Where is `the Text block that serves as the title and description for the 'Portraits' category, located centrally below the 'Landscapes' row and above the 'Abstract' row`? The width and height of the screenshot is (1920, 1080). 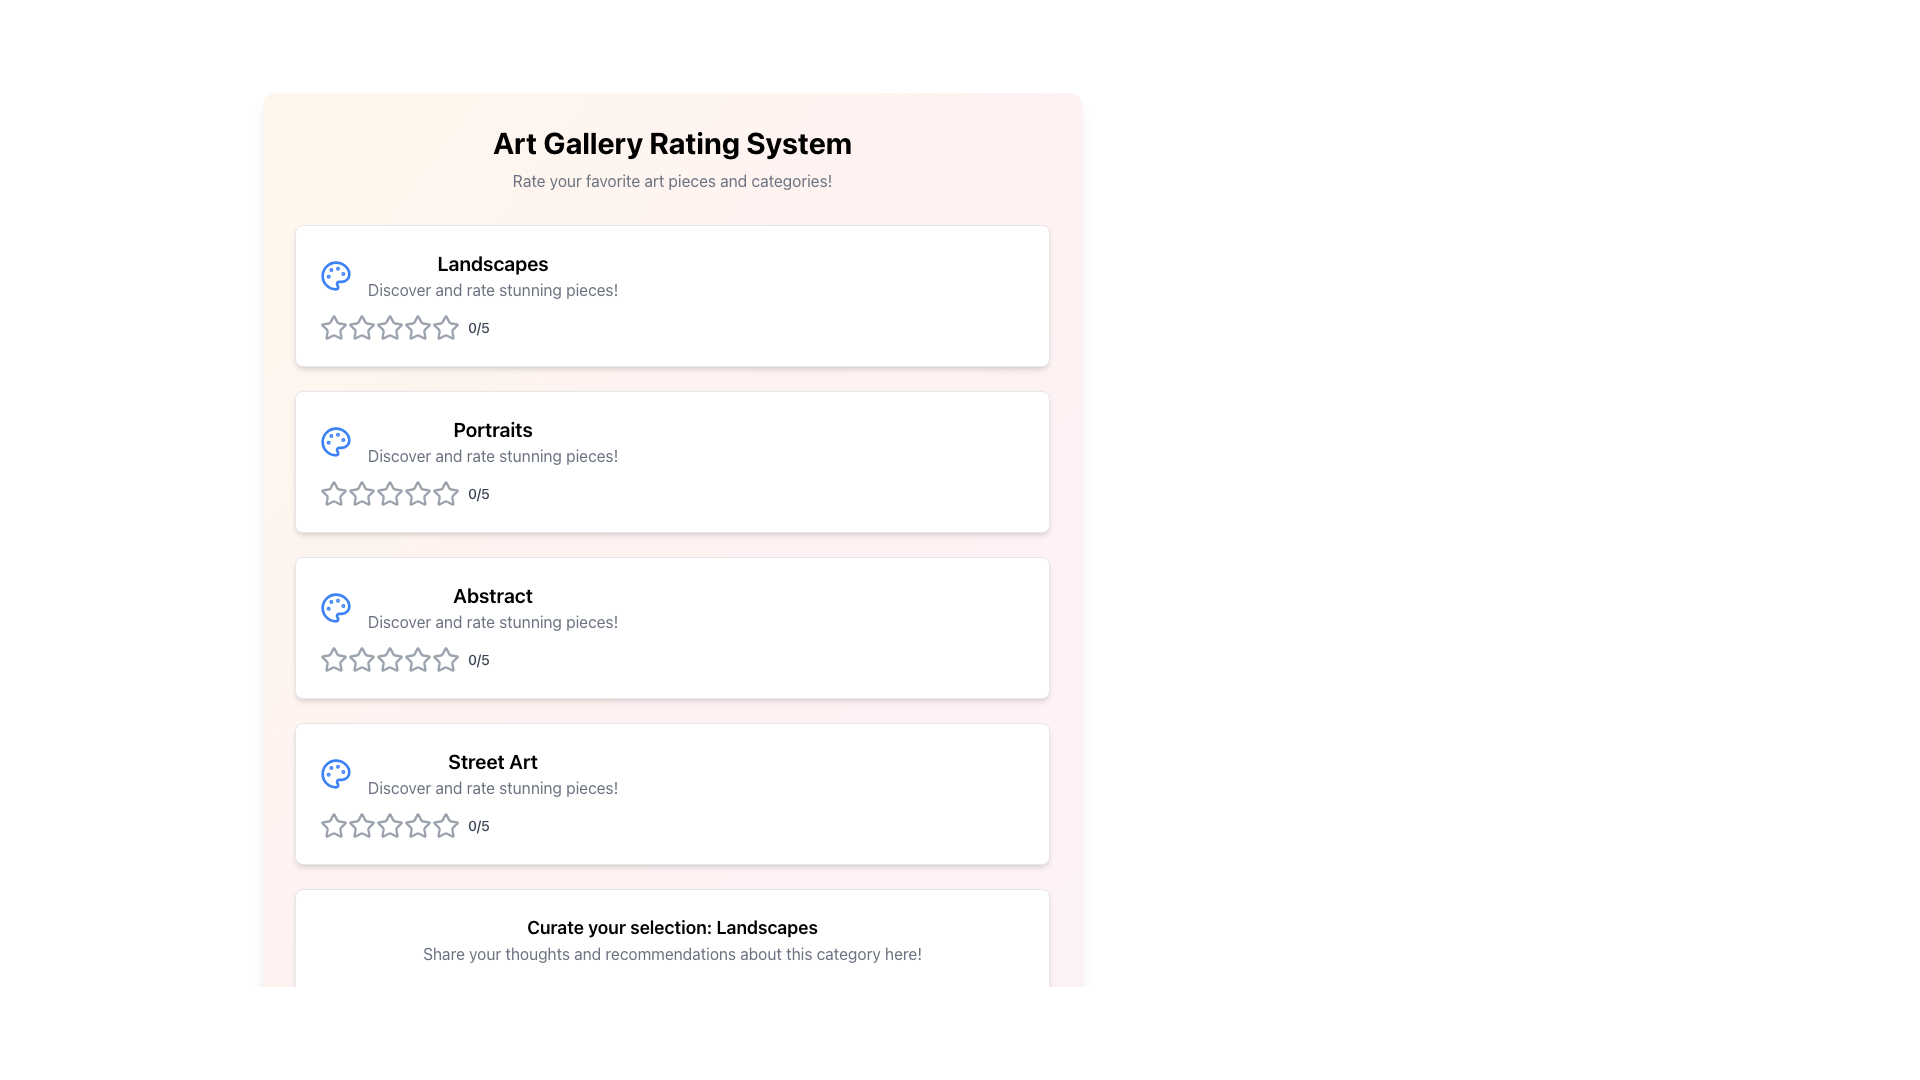 the Text block that serves as the title and description for the 'Portraits' category, located centrally below the 'Landscapes' row and above the 'Abstract' row is located at coordinates (493, 441).